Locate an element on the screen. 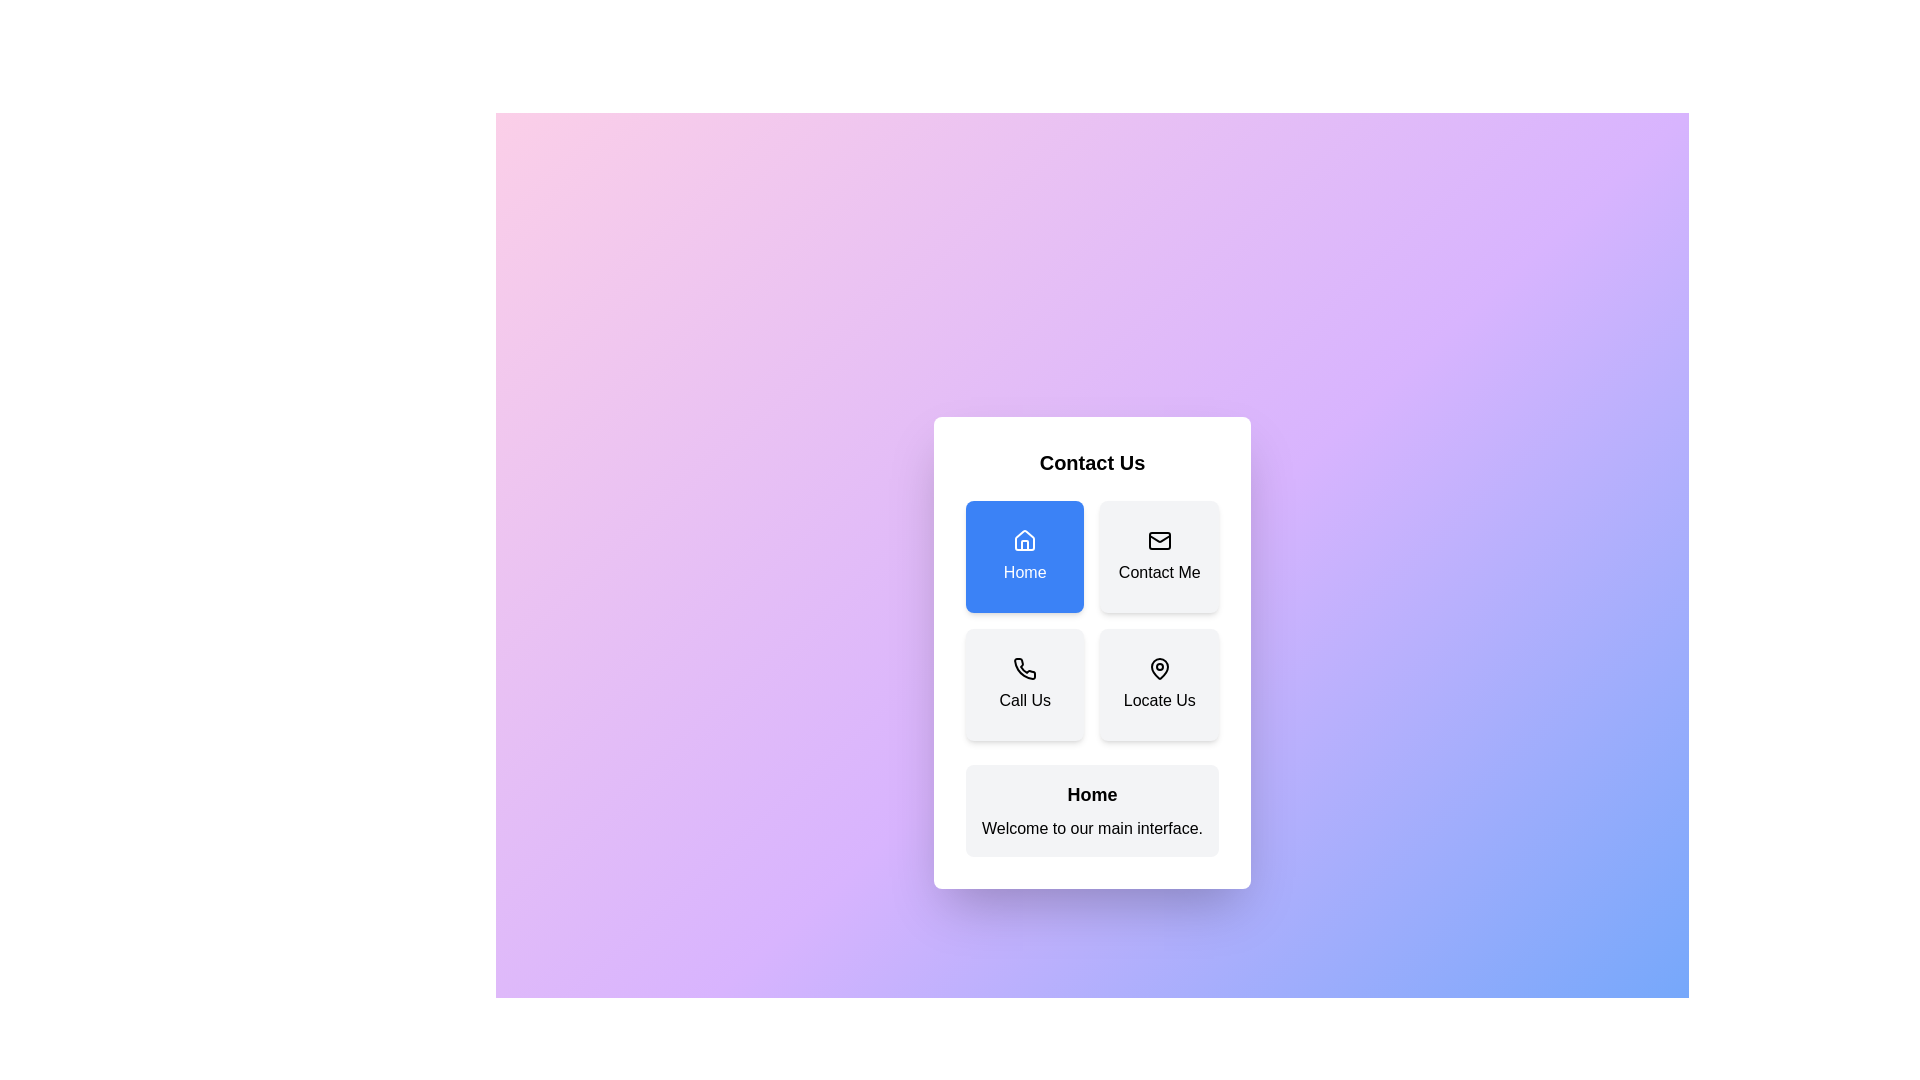 This screenshot has width=1920, height=1080. the header text 'Contact Us' is located at coordinates (1091, 462).